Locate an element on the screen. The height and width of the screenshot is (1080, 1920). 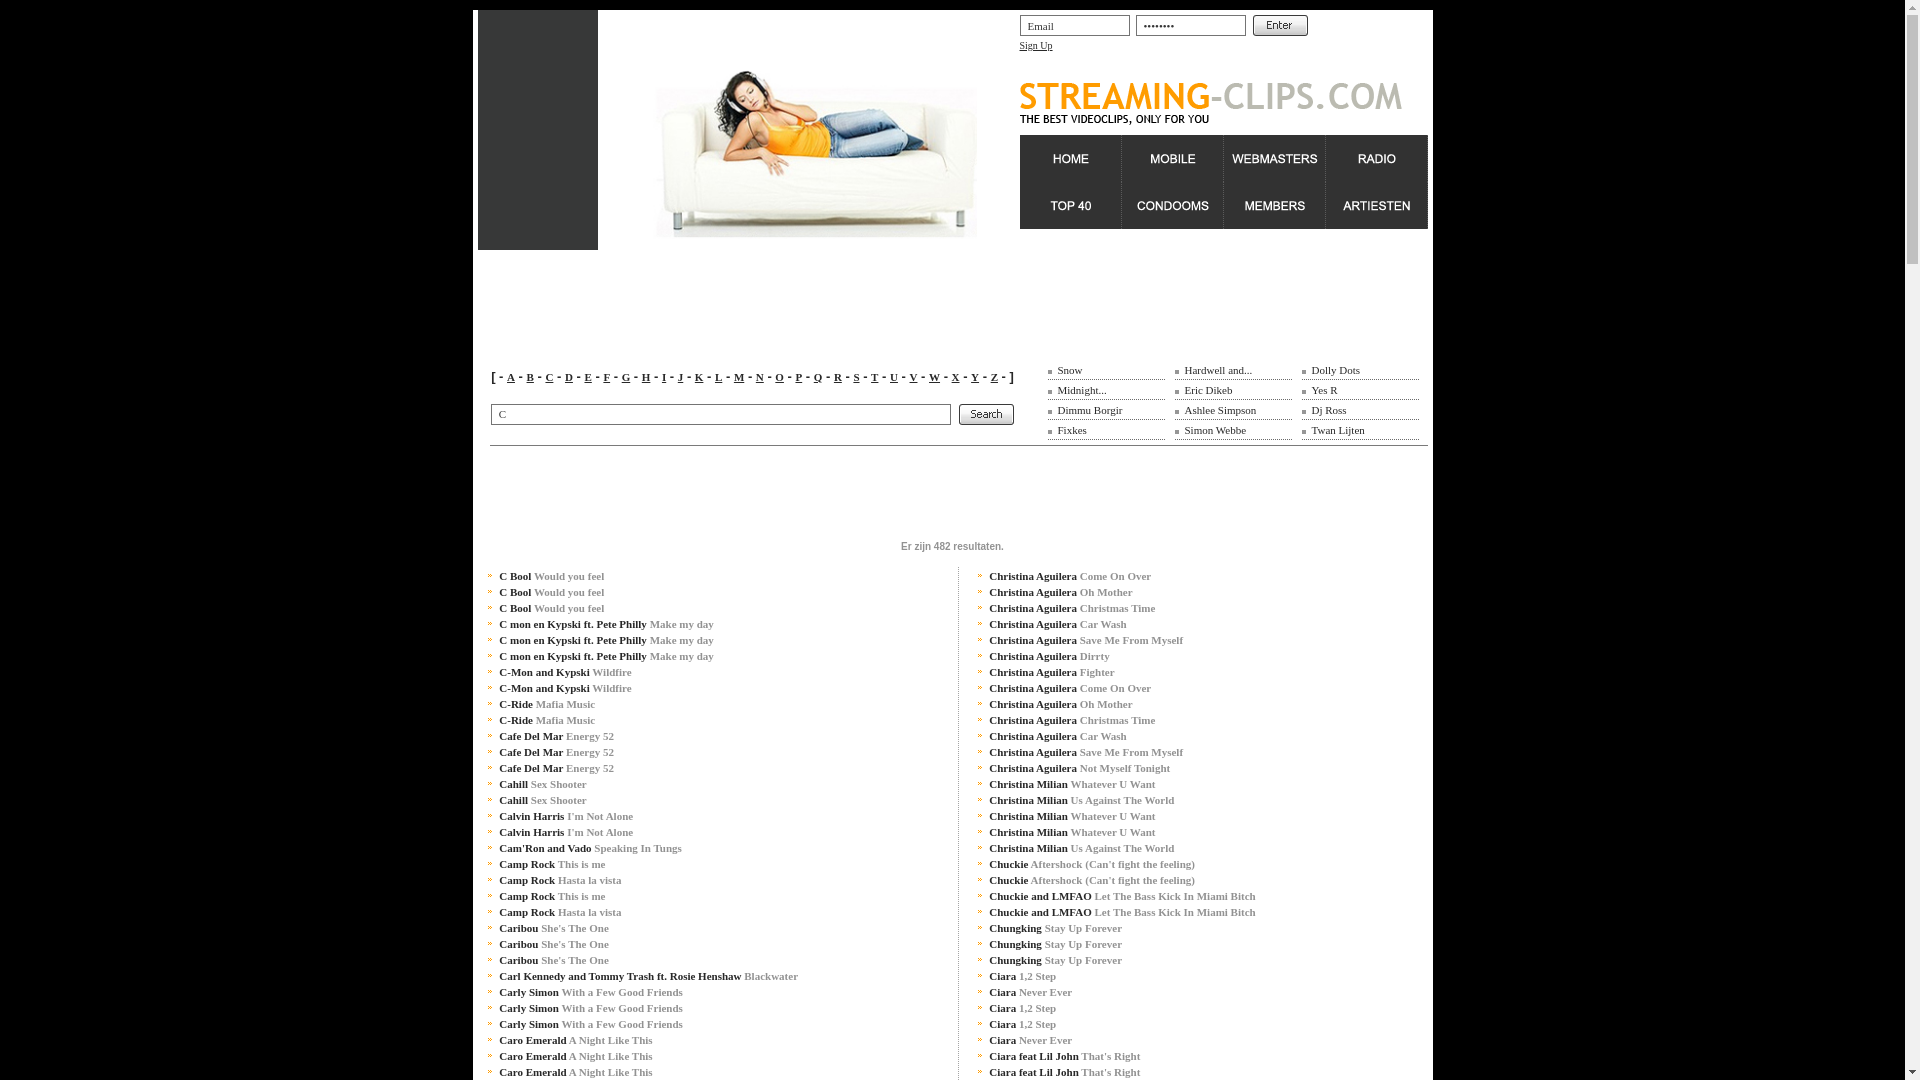
'Dolly Dots' is located at coordinates (1311, 370).